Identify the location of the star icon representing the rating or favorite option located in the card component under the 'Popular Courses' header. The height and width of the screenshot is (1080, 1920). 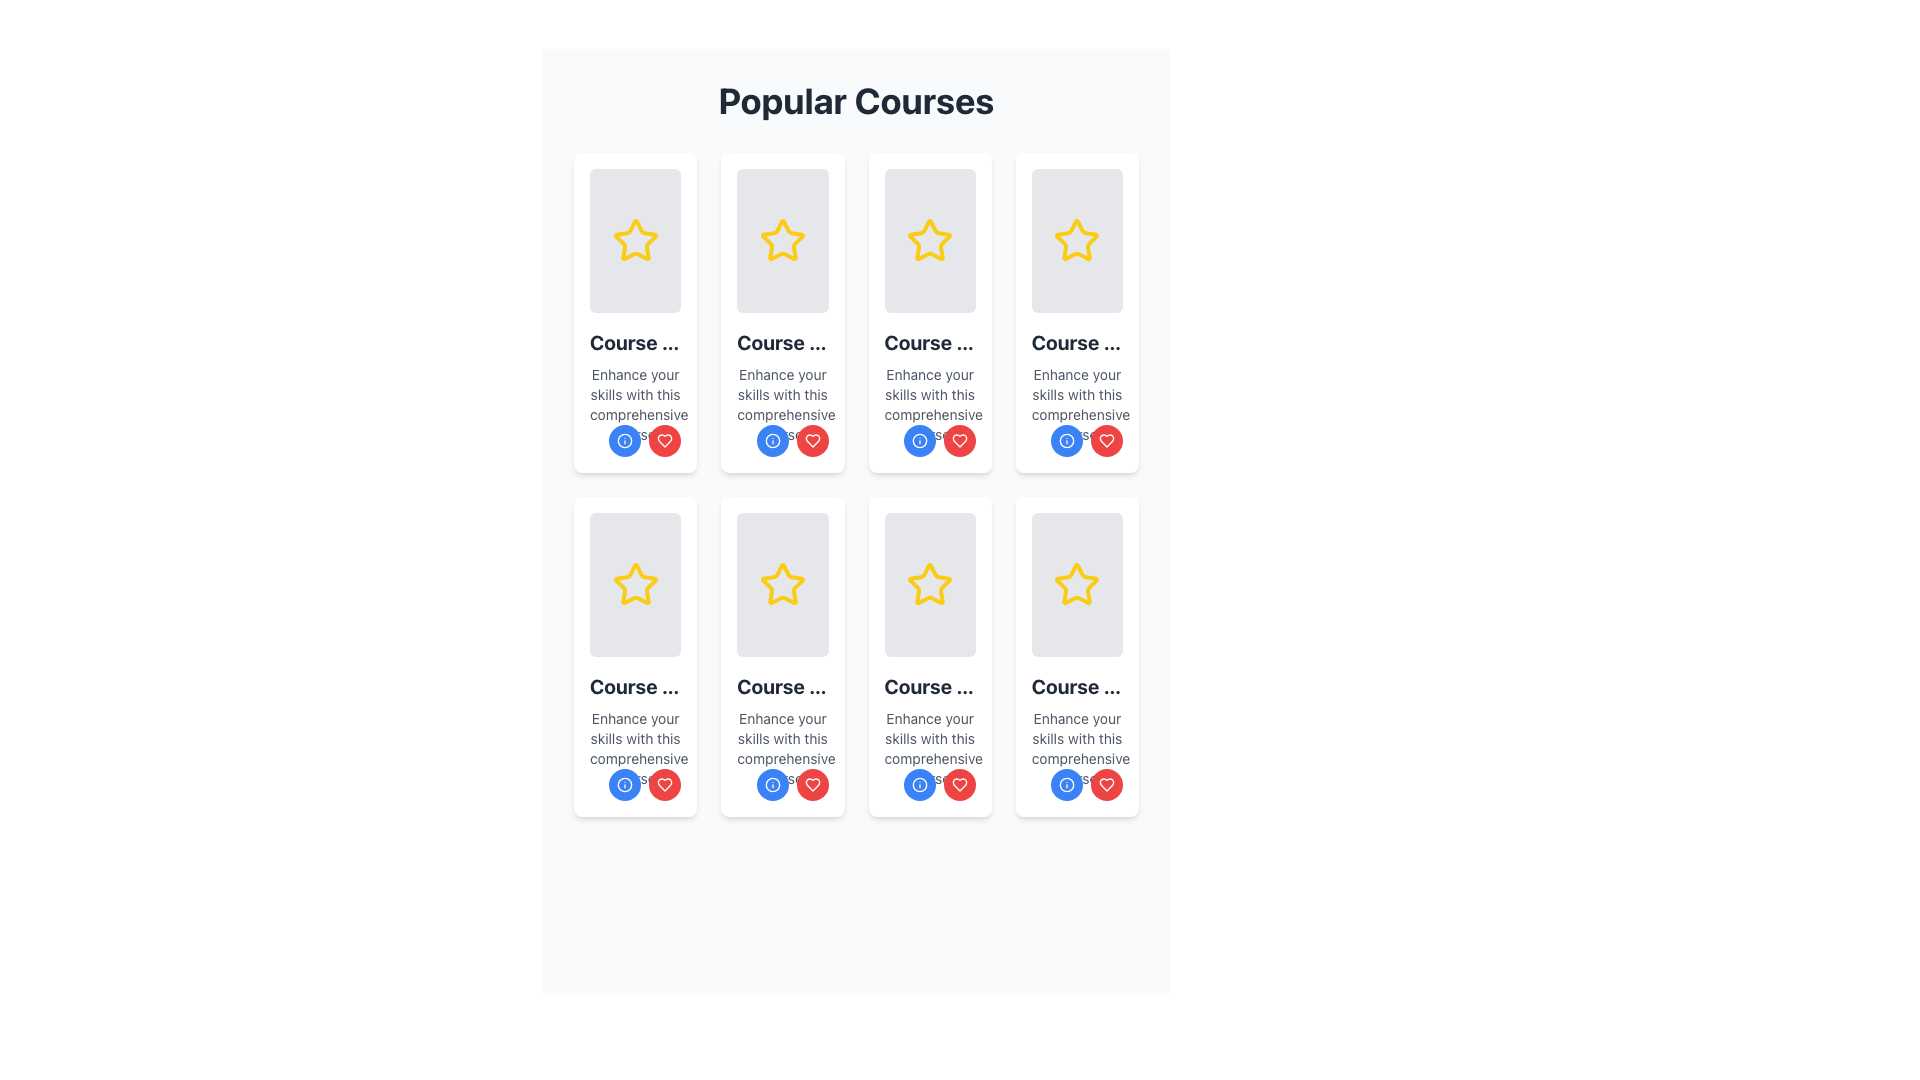
(781, 585).